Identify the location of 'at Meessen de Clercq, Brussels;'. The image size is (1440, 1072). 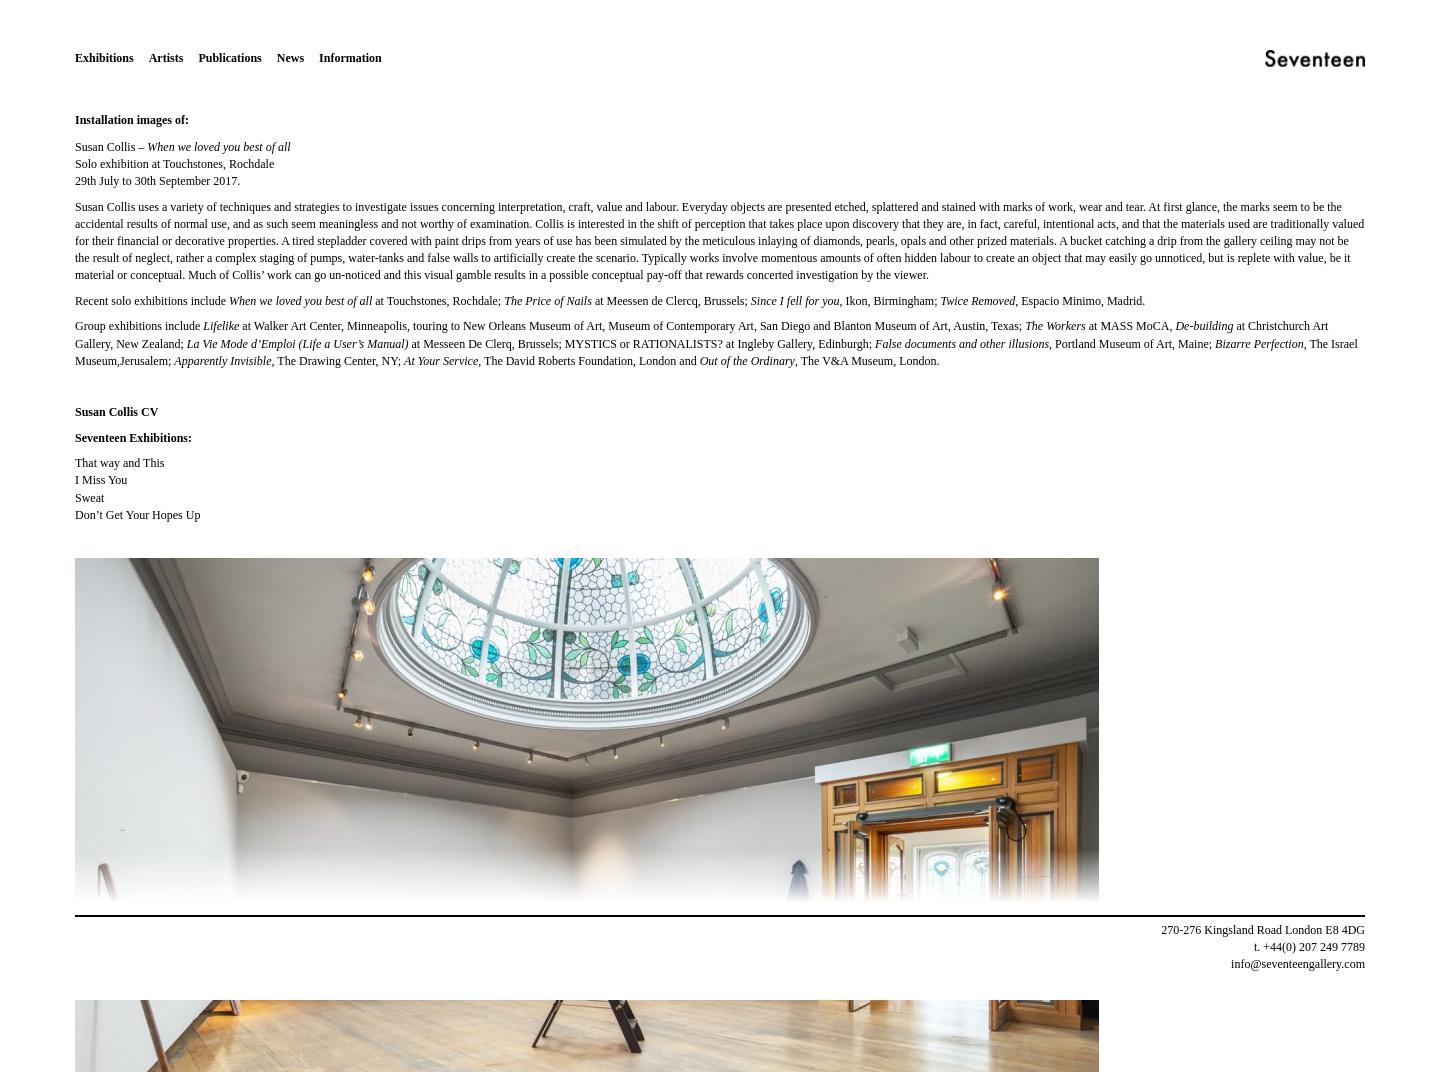
(670, 299).